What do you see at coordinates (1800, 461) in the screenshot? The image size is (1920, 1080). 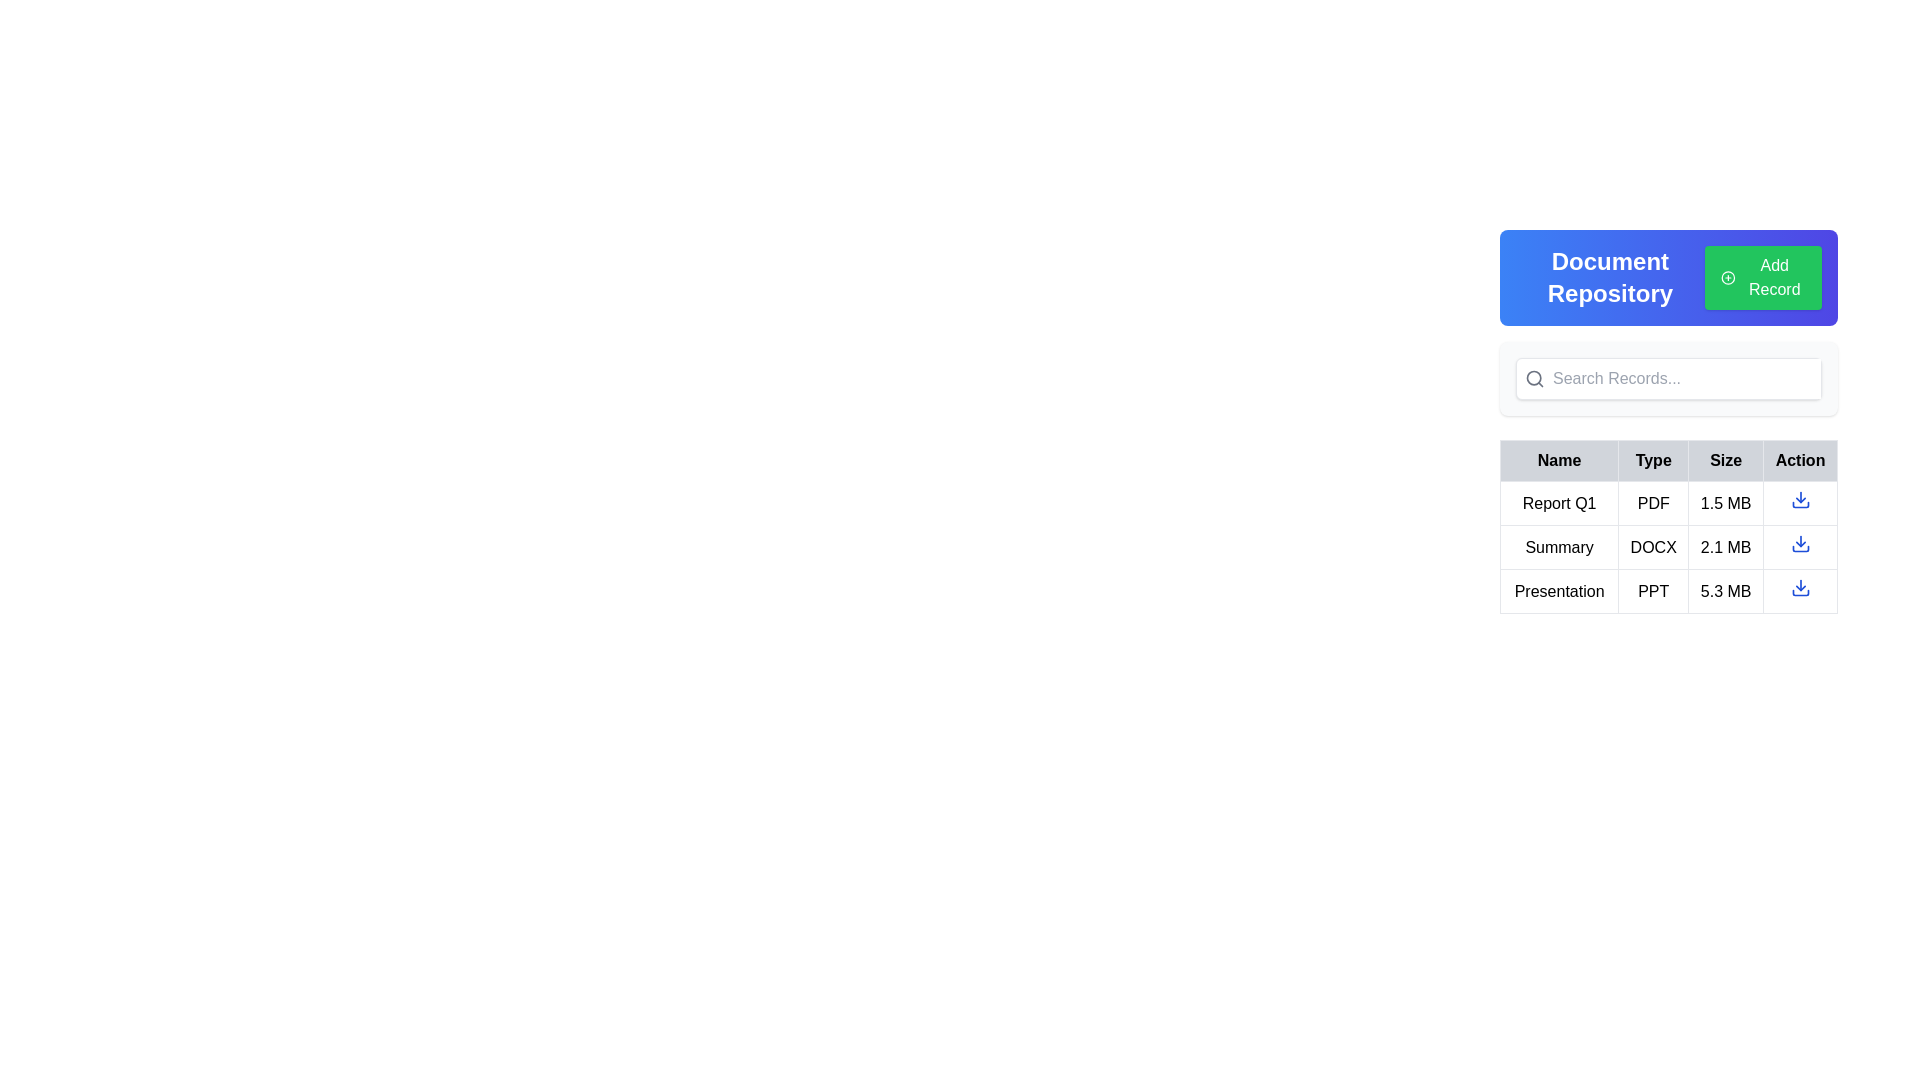 I see `the 'Action' text label element, which is the fourth column header in a grid layout, displaying bold black text on a light gray background` at bounding box center [1800, 461].